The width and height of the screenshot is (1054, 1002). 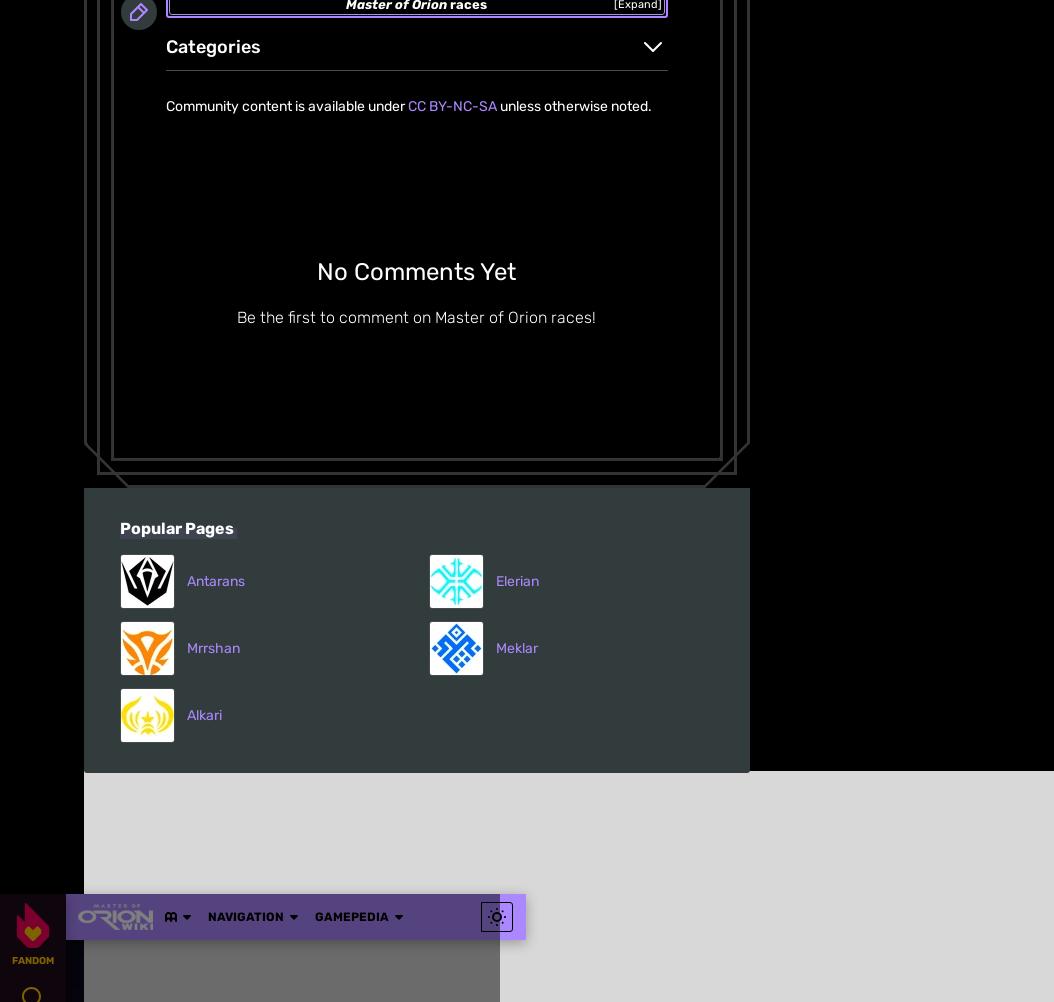 I want to click on 'Media Kit', so click(x=83, y=690).